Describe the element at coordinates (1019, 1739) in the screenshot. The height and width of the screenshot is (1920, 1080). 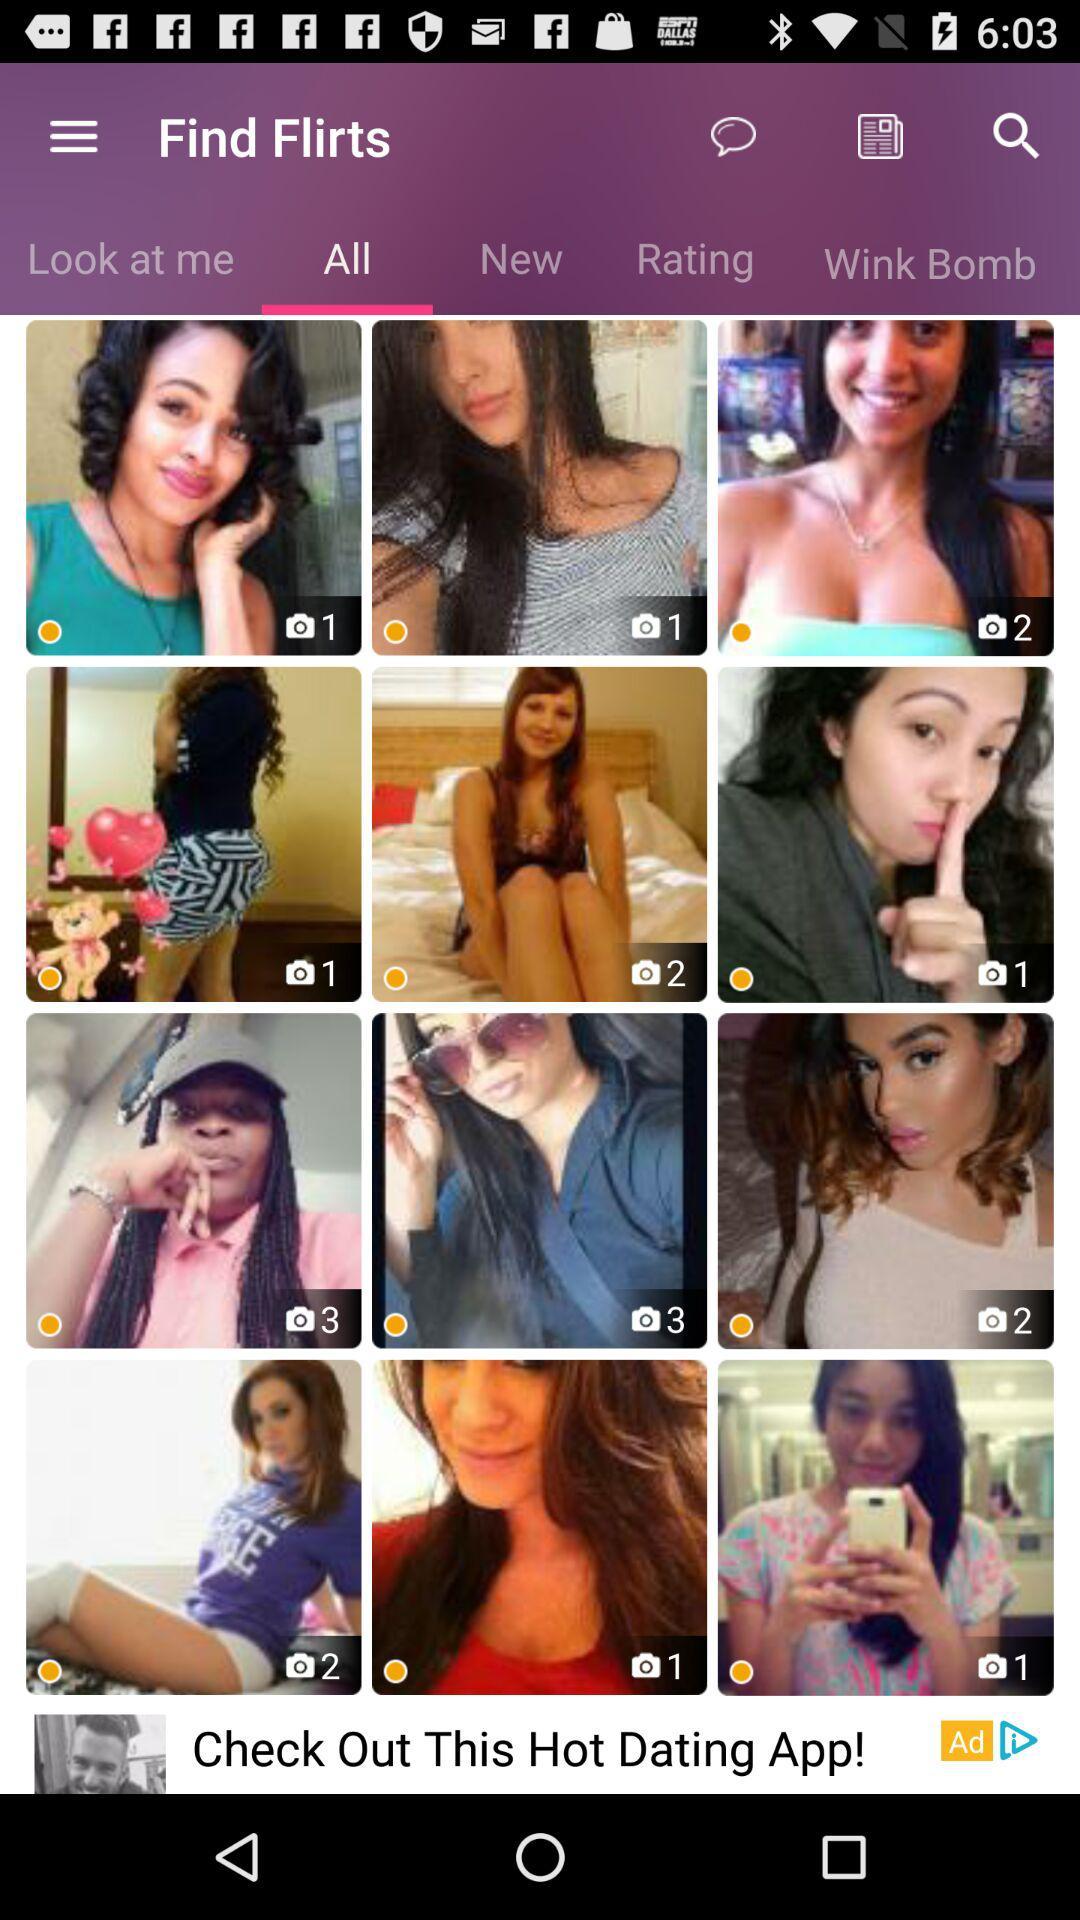
I see `app next to  ad  icon` at that location.